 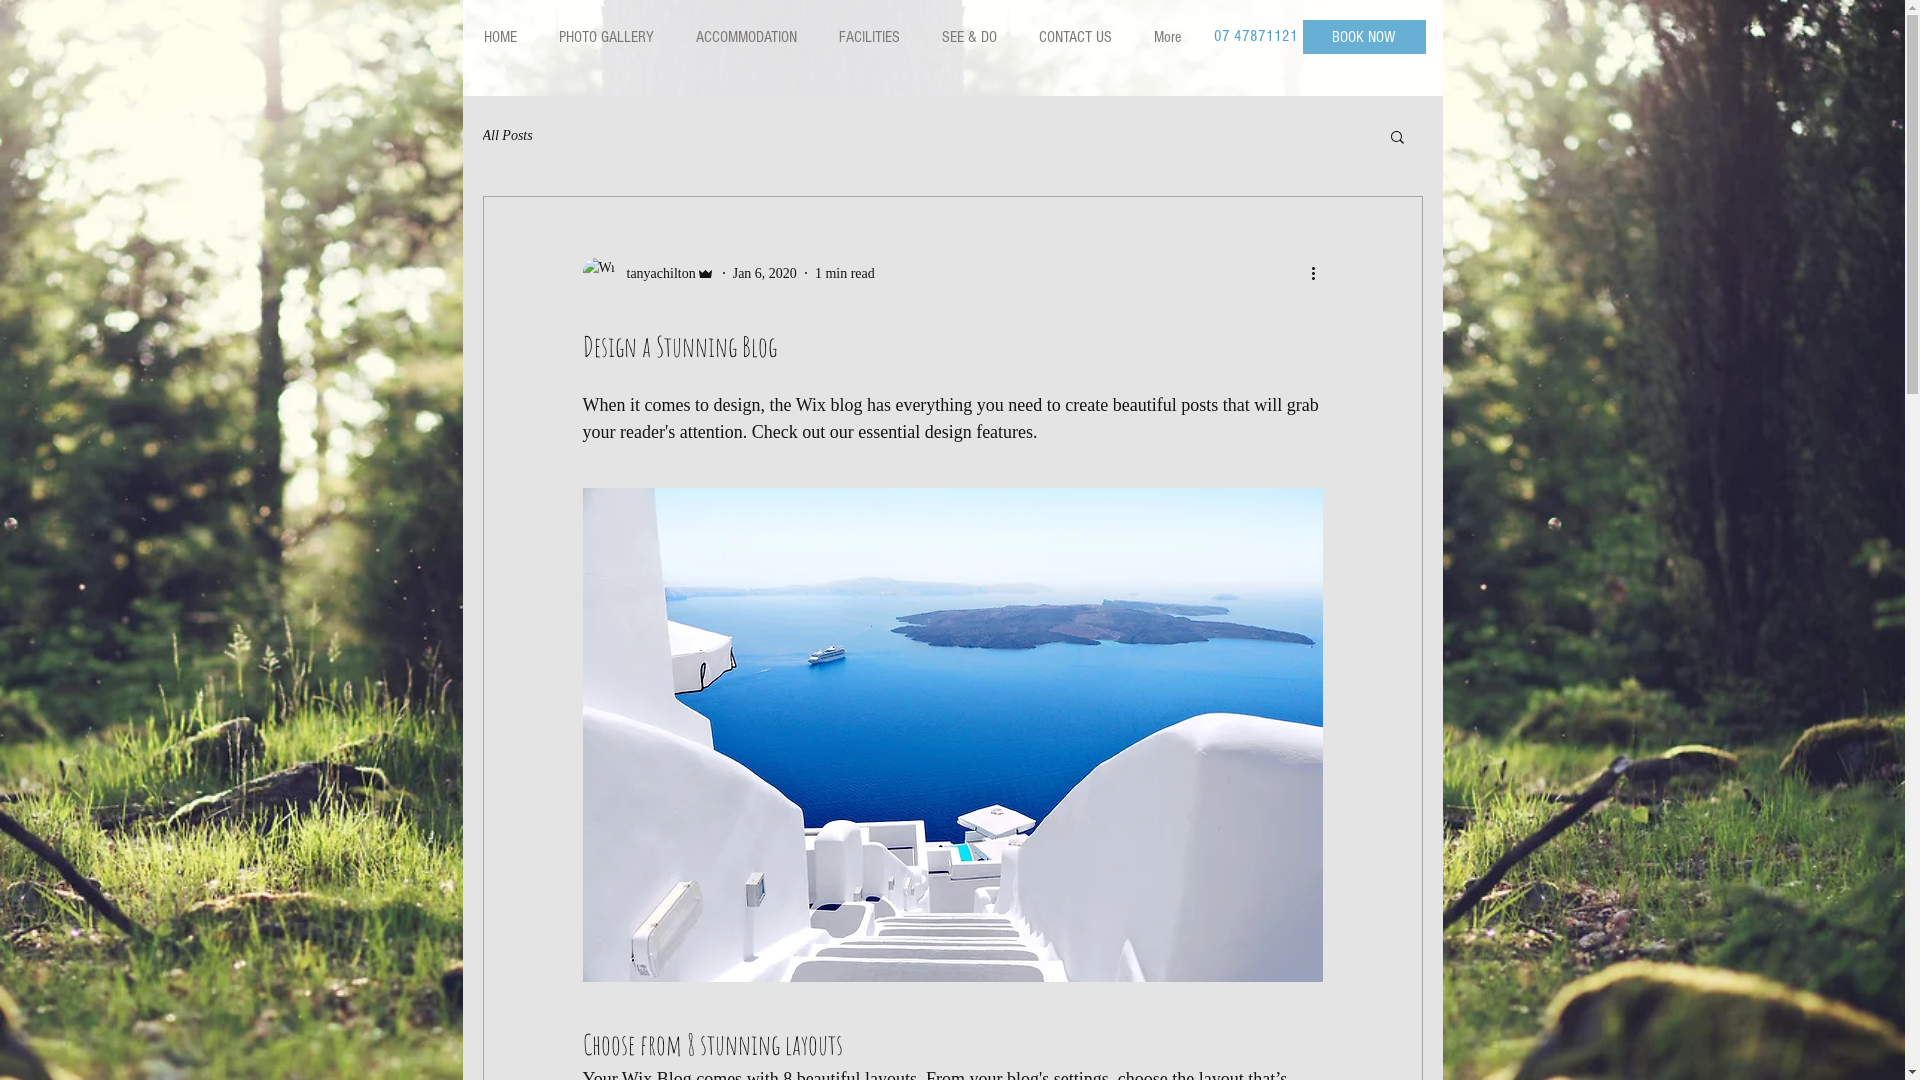 I want to click on 'CONTACT US', so click(x=1074, y=37).